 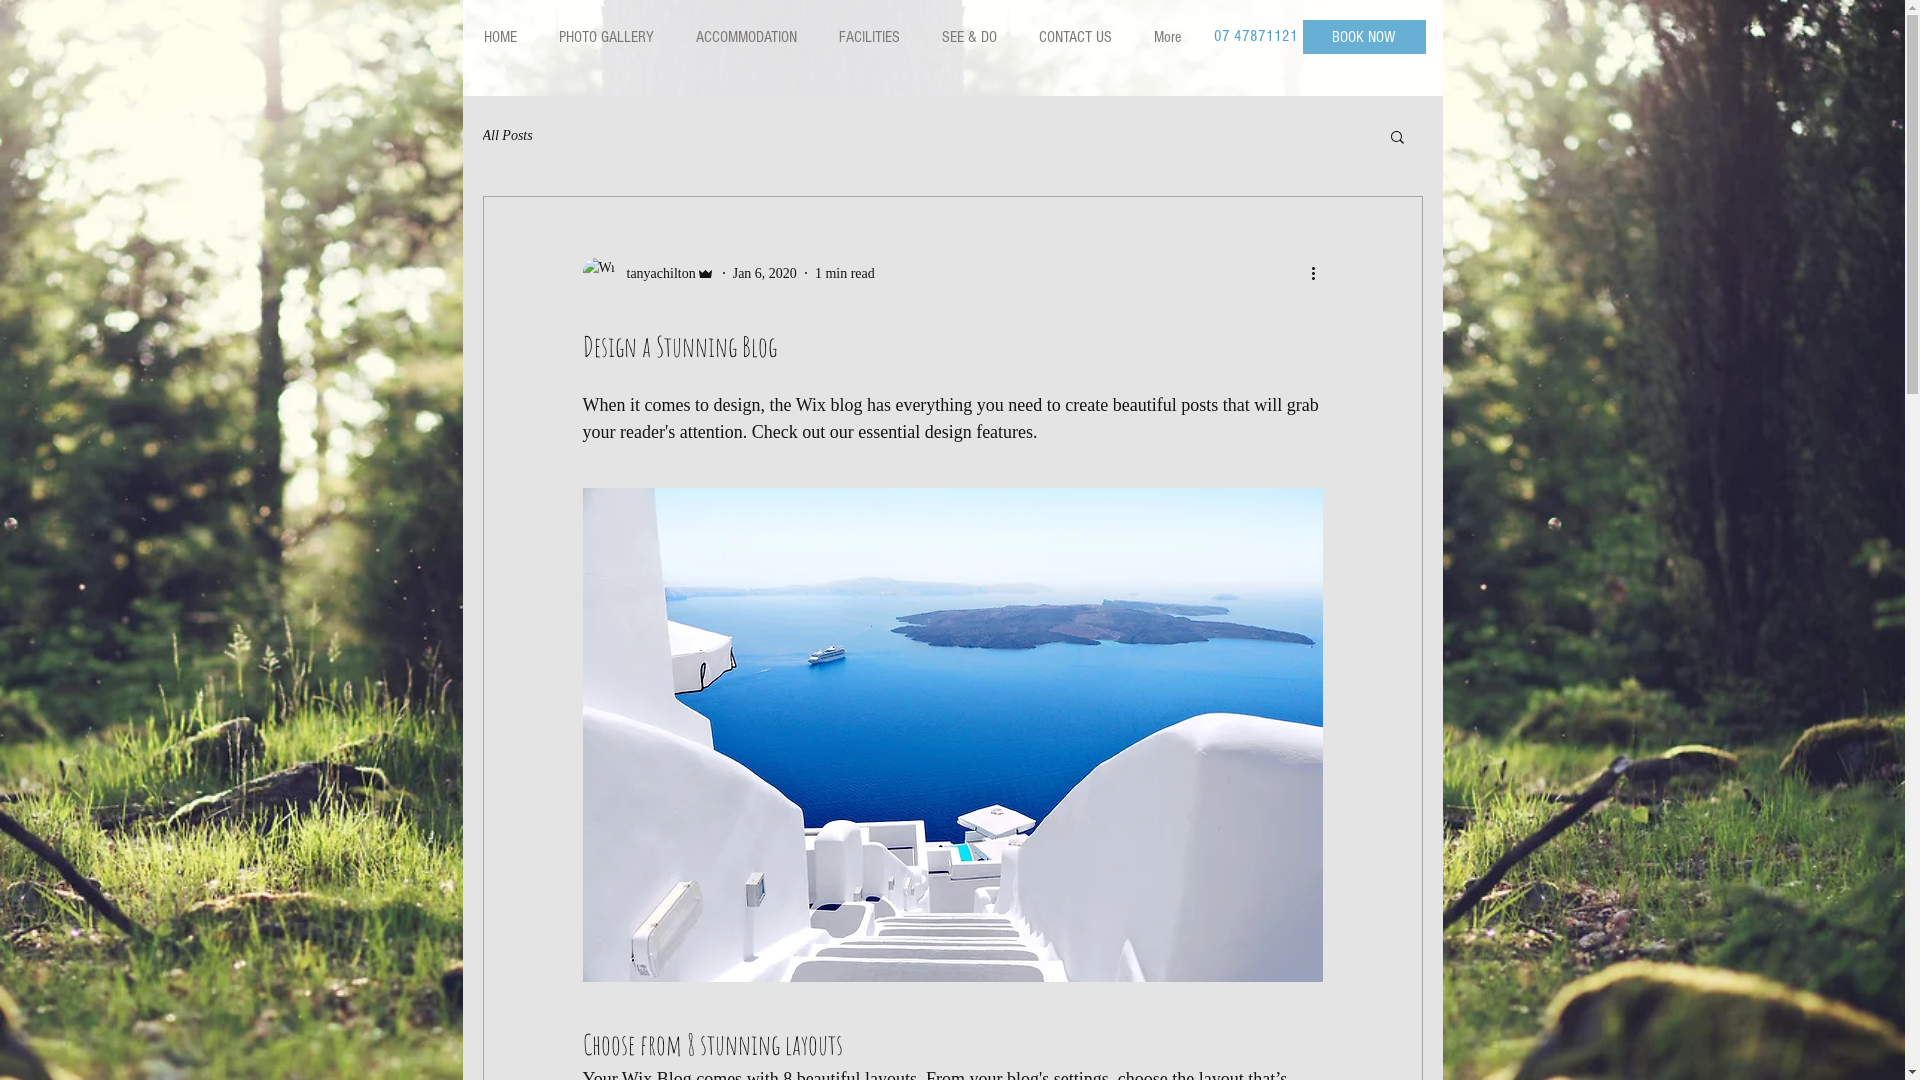 I want to click on 'CONTACT US', so click(x=1074, y=37).